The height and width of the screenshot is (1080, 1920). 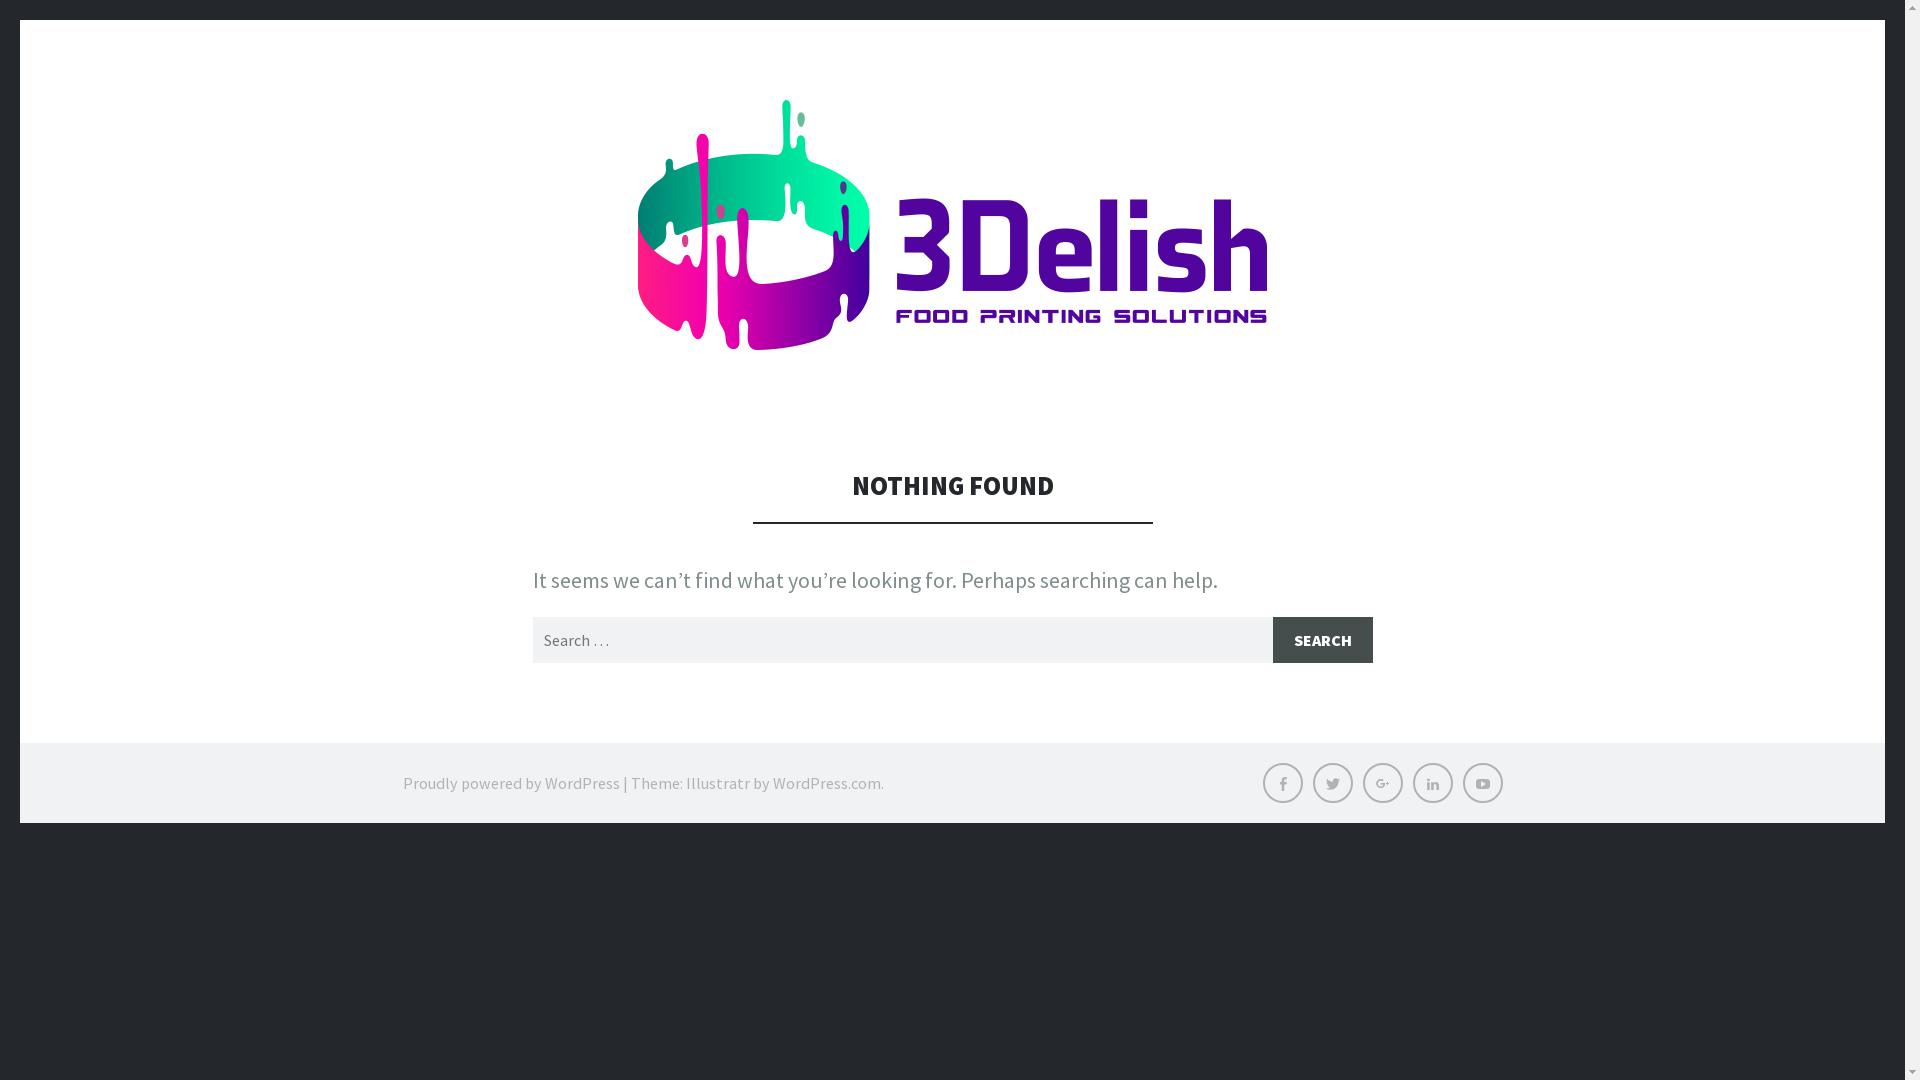 What do you see at coordinates (771, 782) in the screenshot?
I see `'WordPress.com'` at bounding box center [771, 782].